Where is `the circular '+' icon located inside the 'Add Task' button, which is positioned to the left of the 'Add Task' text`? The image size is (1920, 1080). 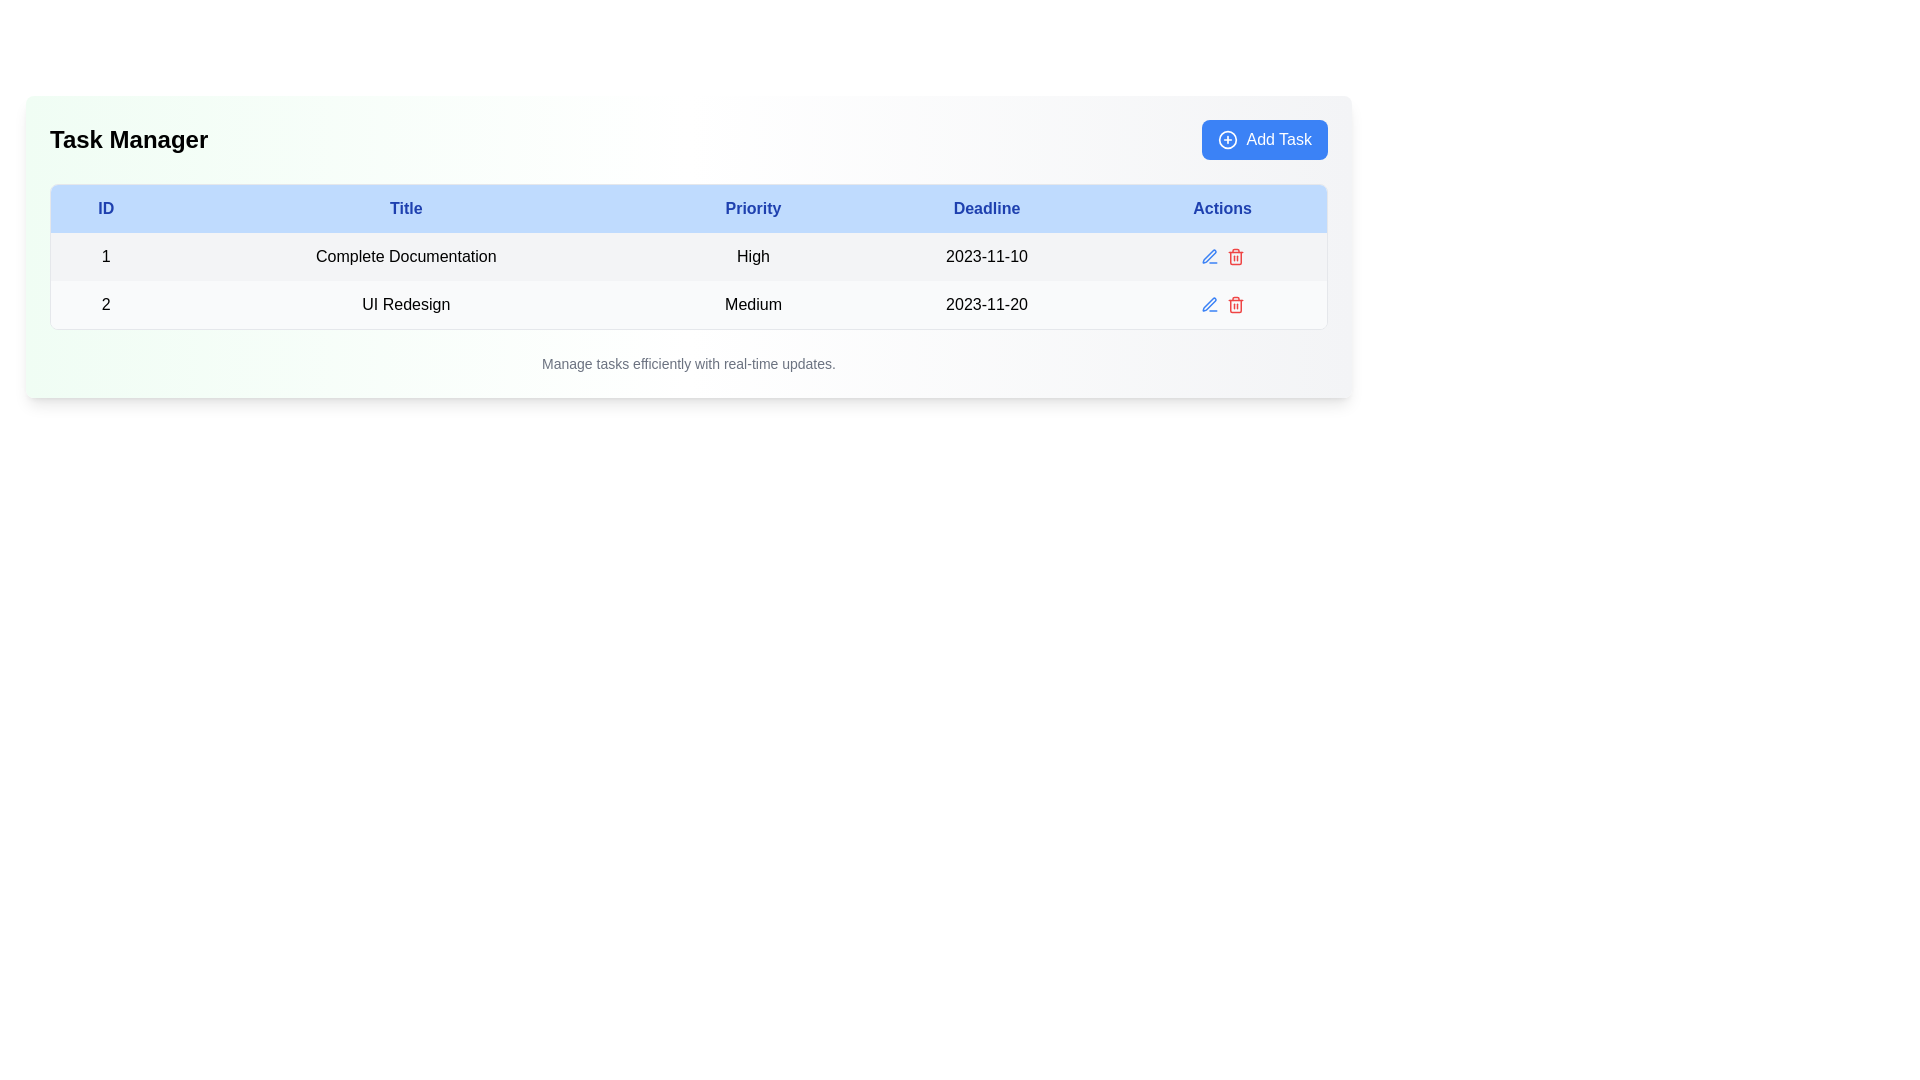
the circular '+' icon located inside the 'Add Task' button, which is positioned to the left of the 'Add Task' text is located at coordinates (1227, 138).